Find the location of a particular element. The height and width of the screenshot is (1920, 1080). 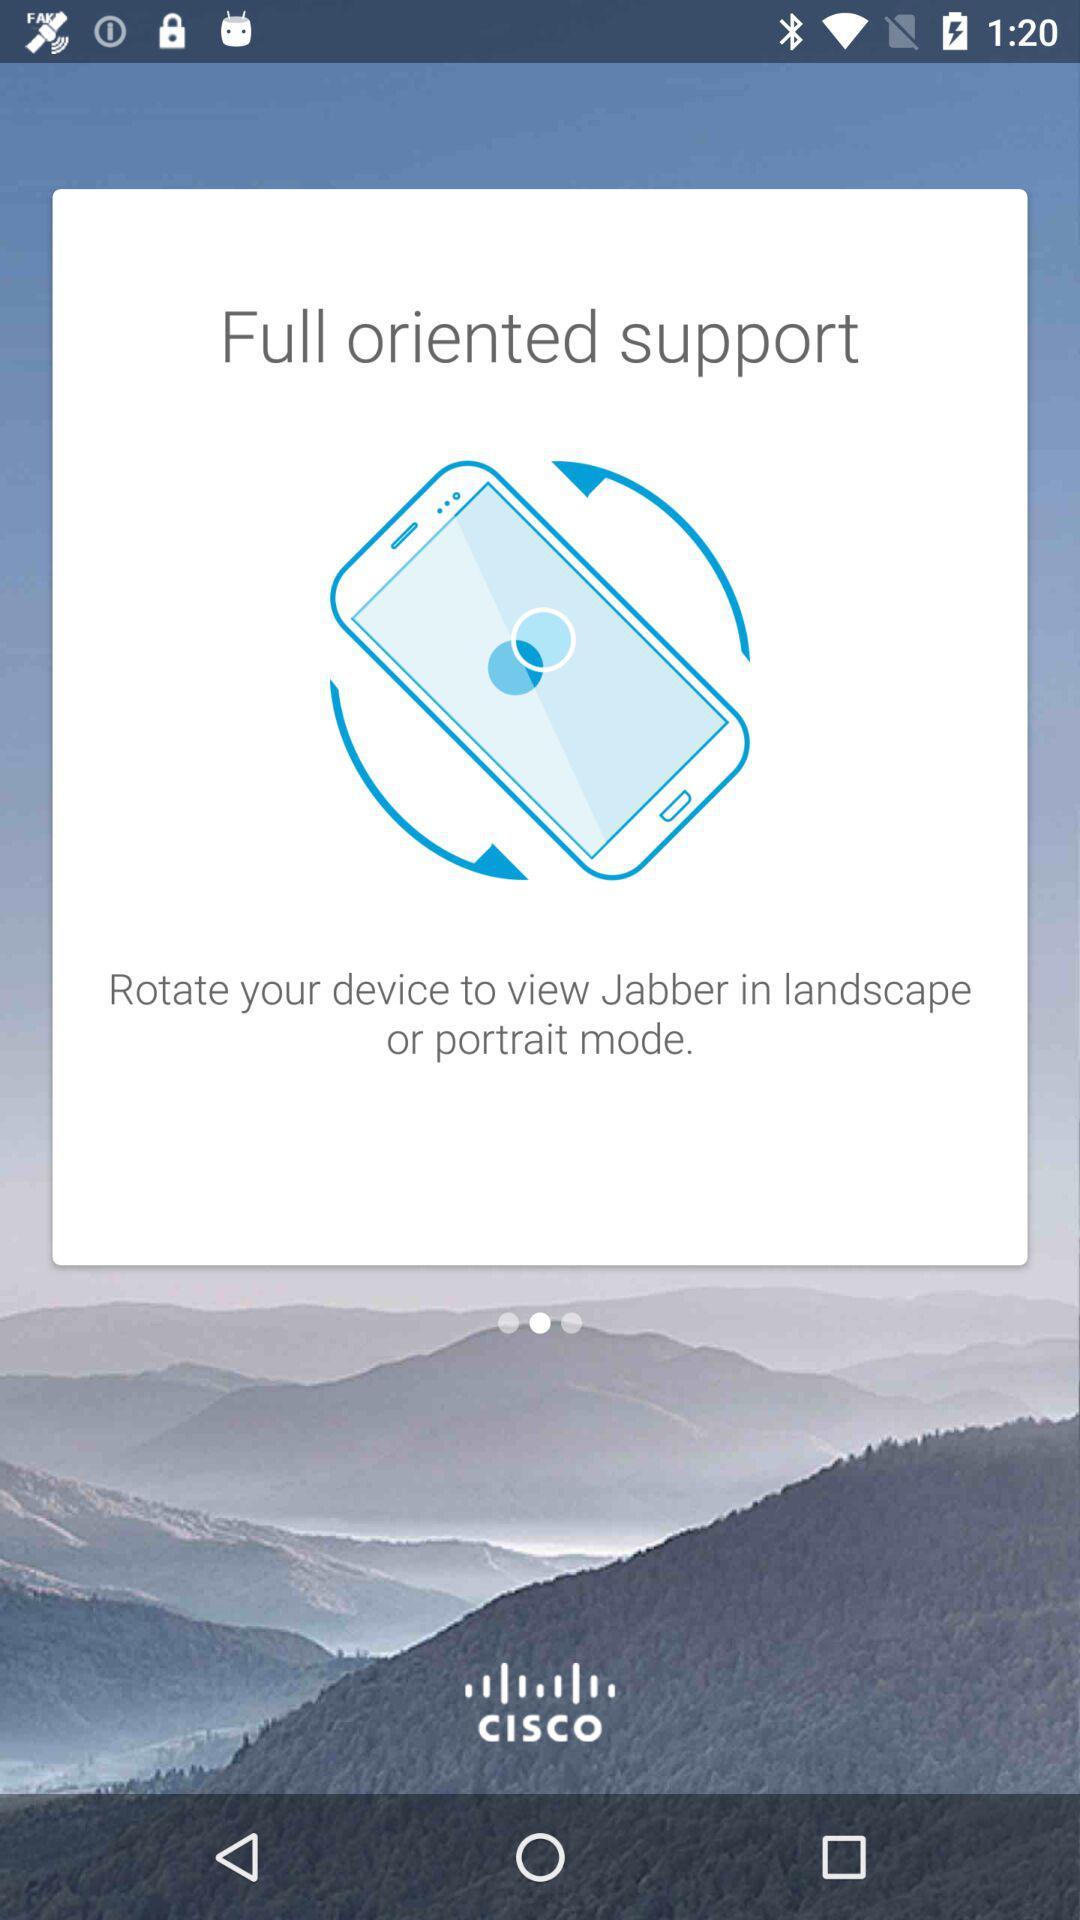

the item below rotate your device is located at coordinates (507, 1323).